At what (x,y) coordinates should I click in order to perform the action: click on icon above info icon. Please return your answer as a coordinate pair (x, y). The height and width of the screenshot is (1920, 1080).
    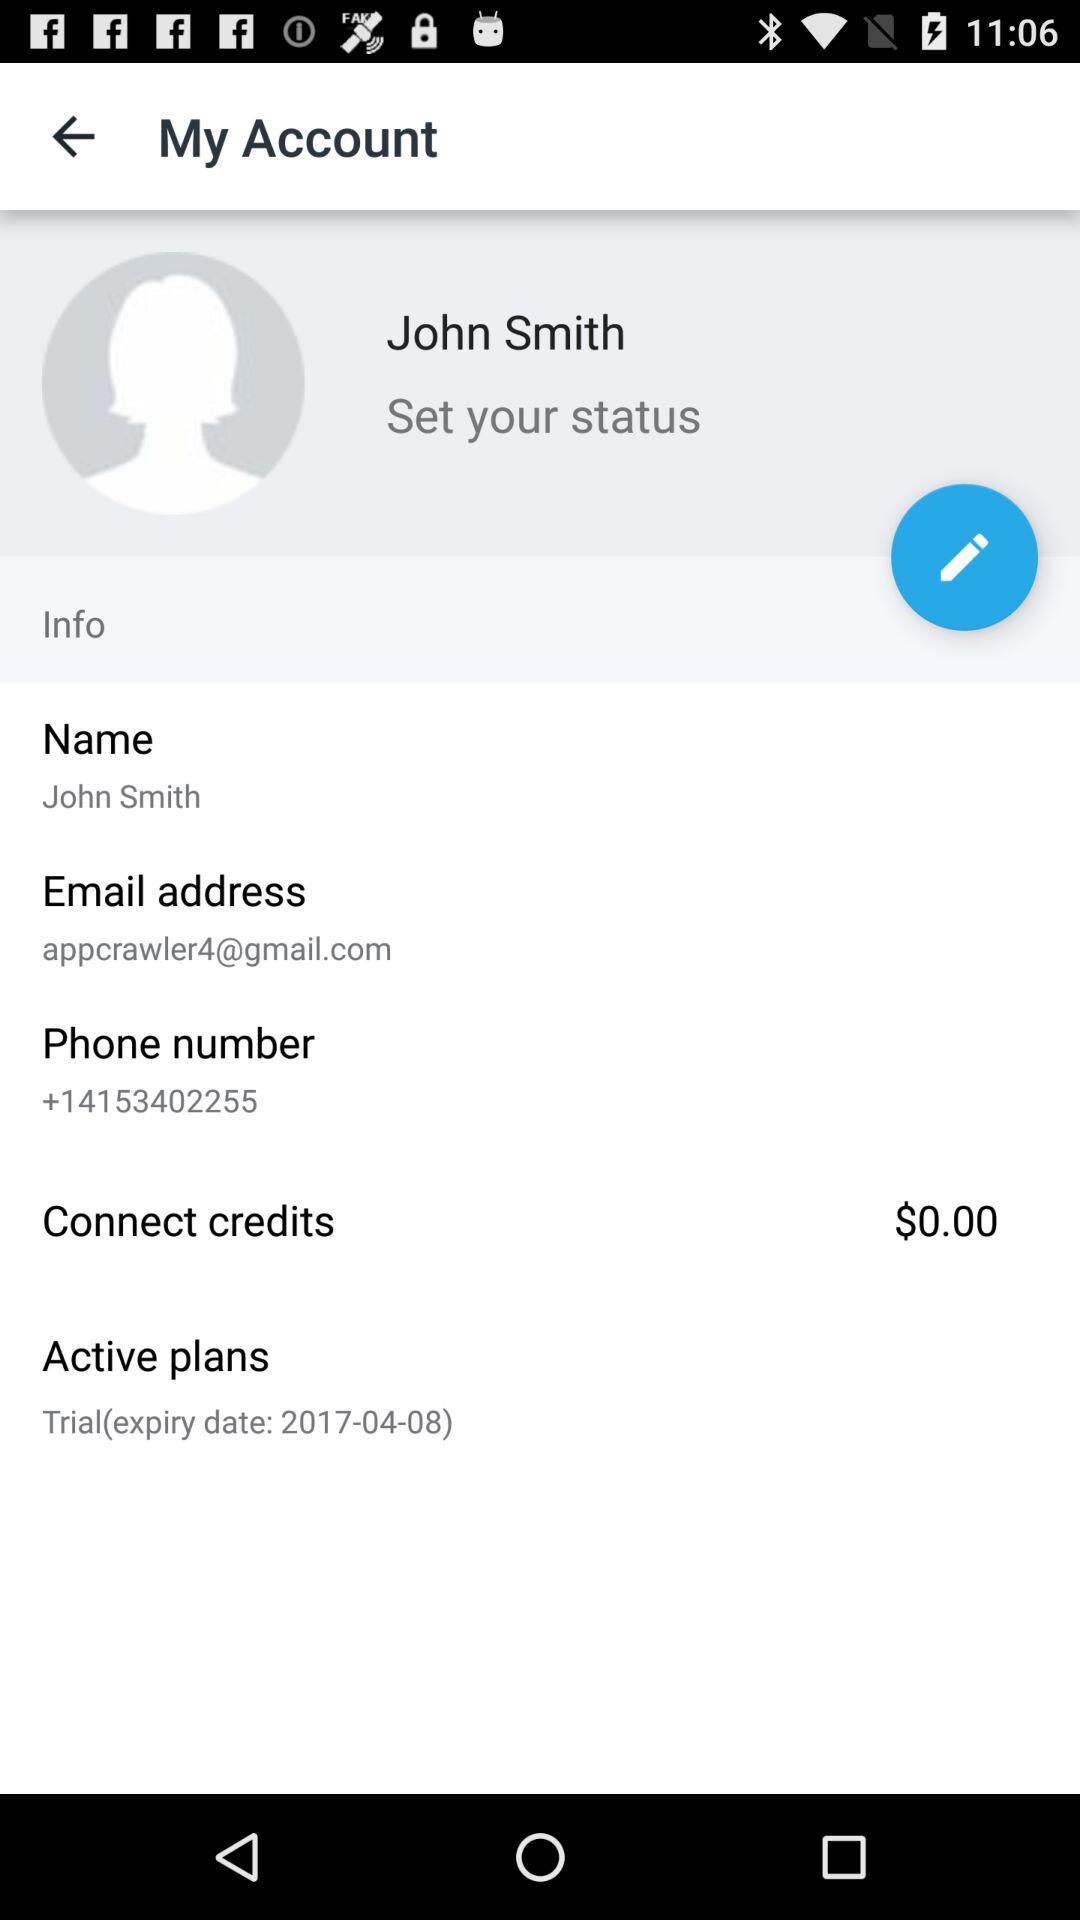
    Looking at the image, I should click on (172, 383).